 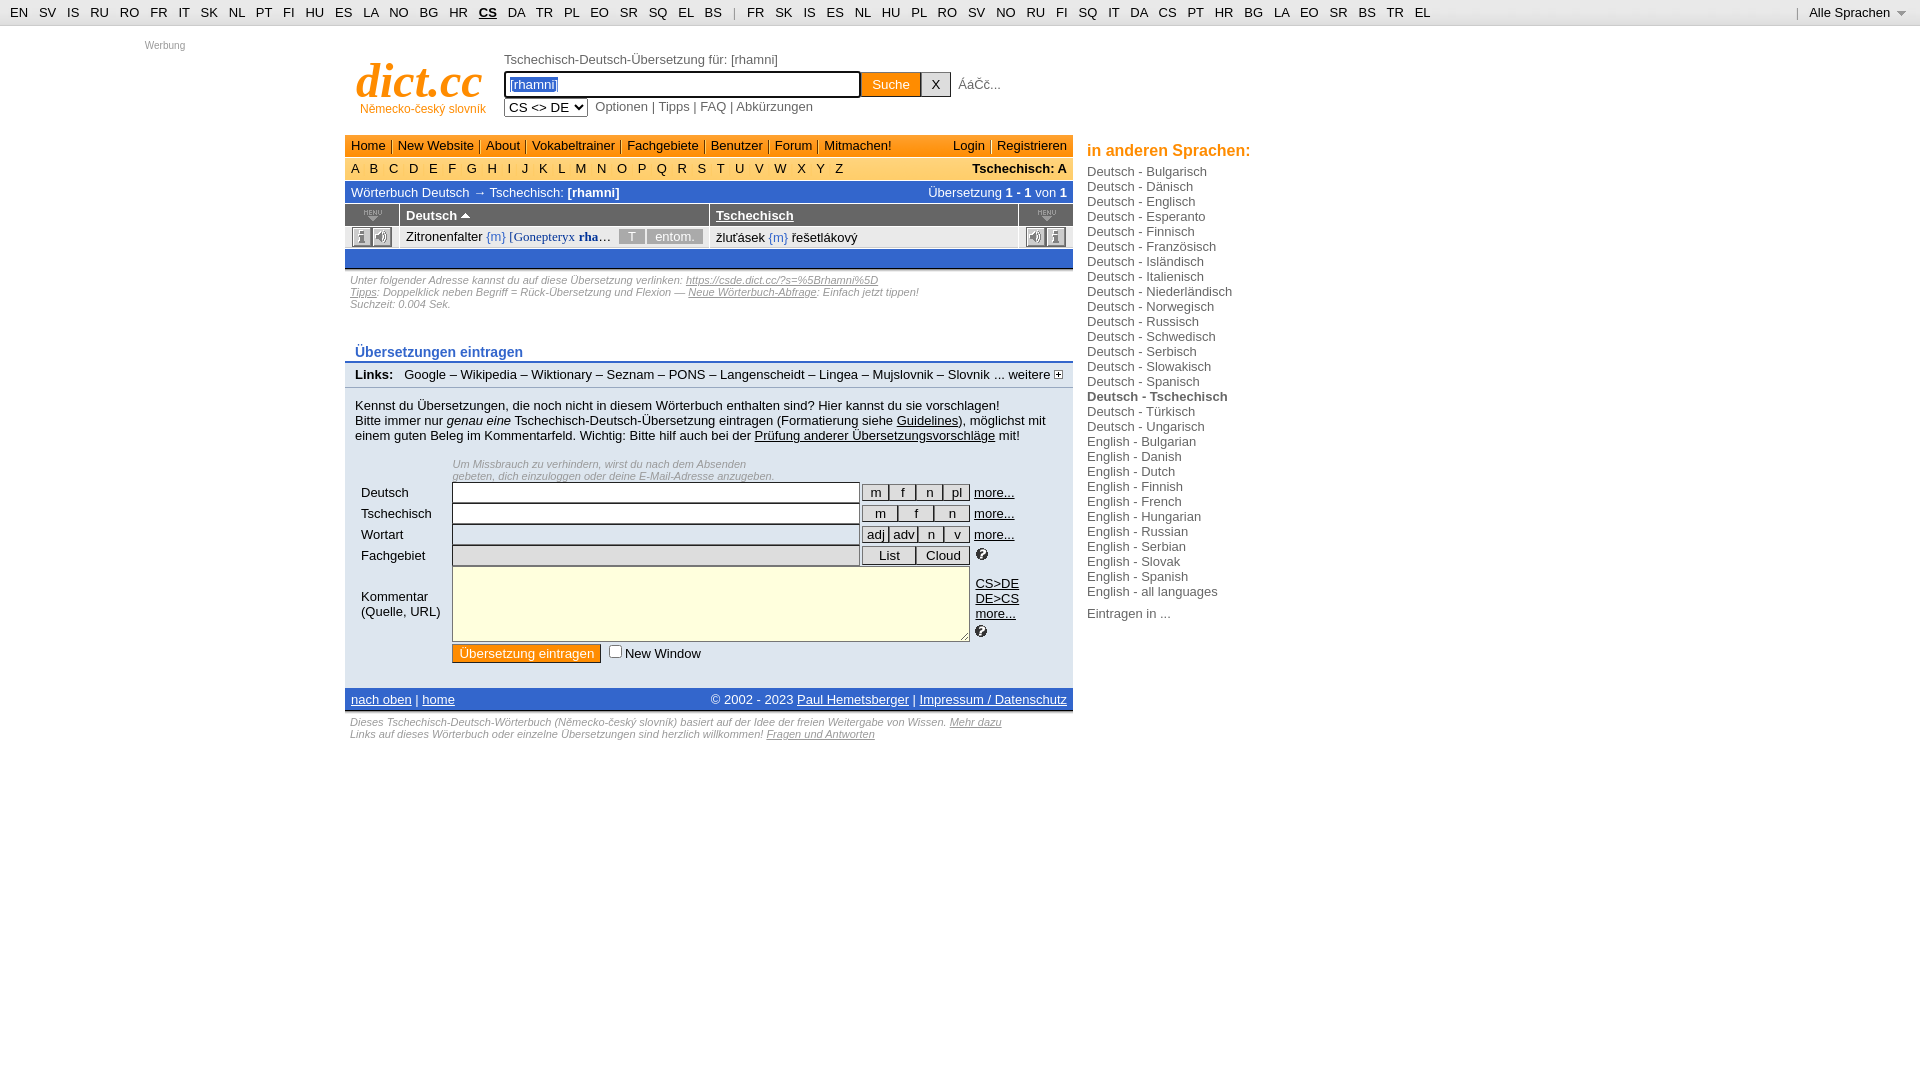 I want to click on 'DE>CS', so click(x=997, y=597).